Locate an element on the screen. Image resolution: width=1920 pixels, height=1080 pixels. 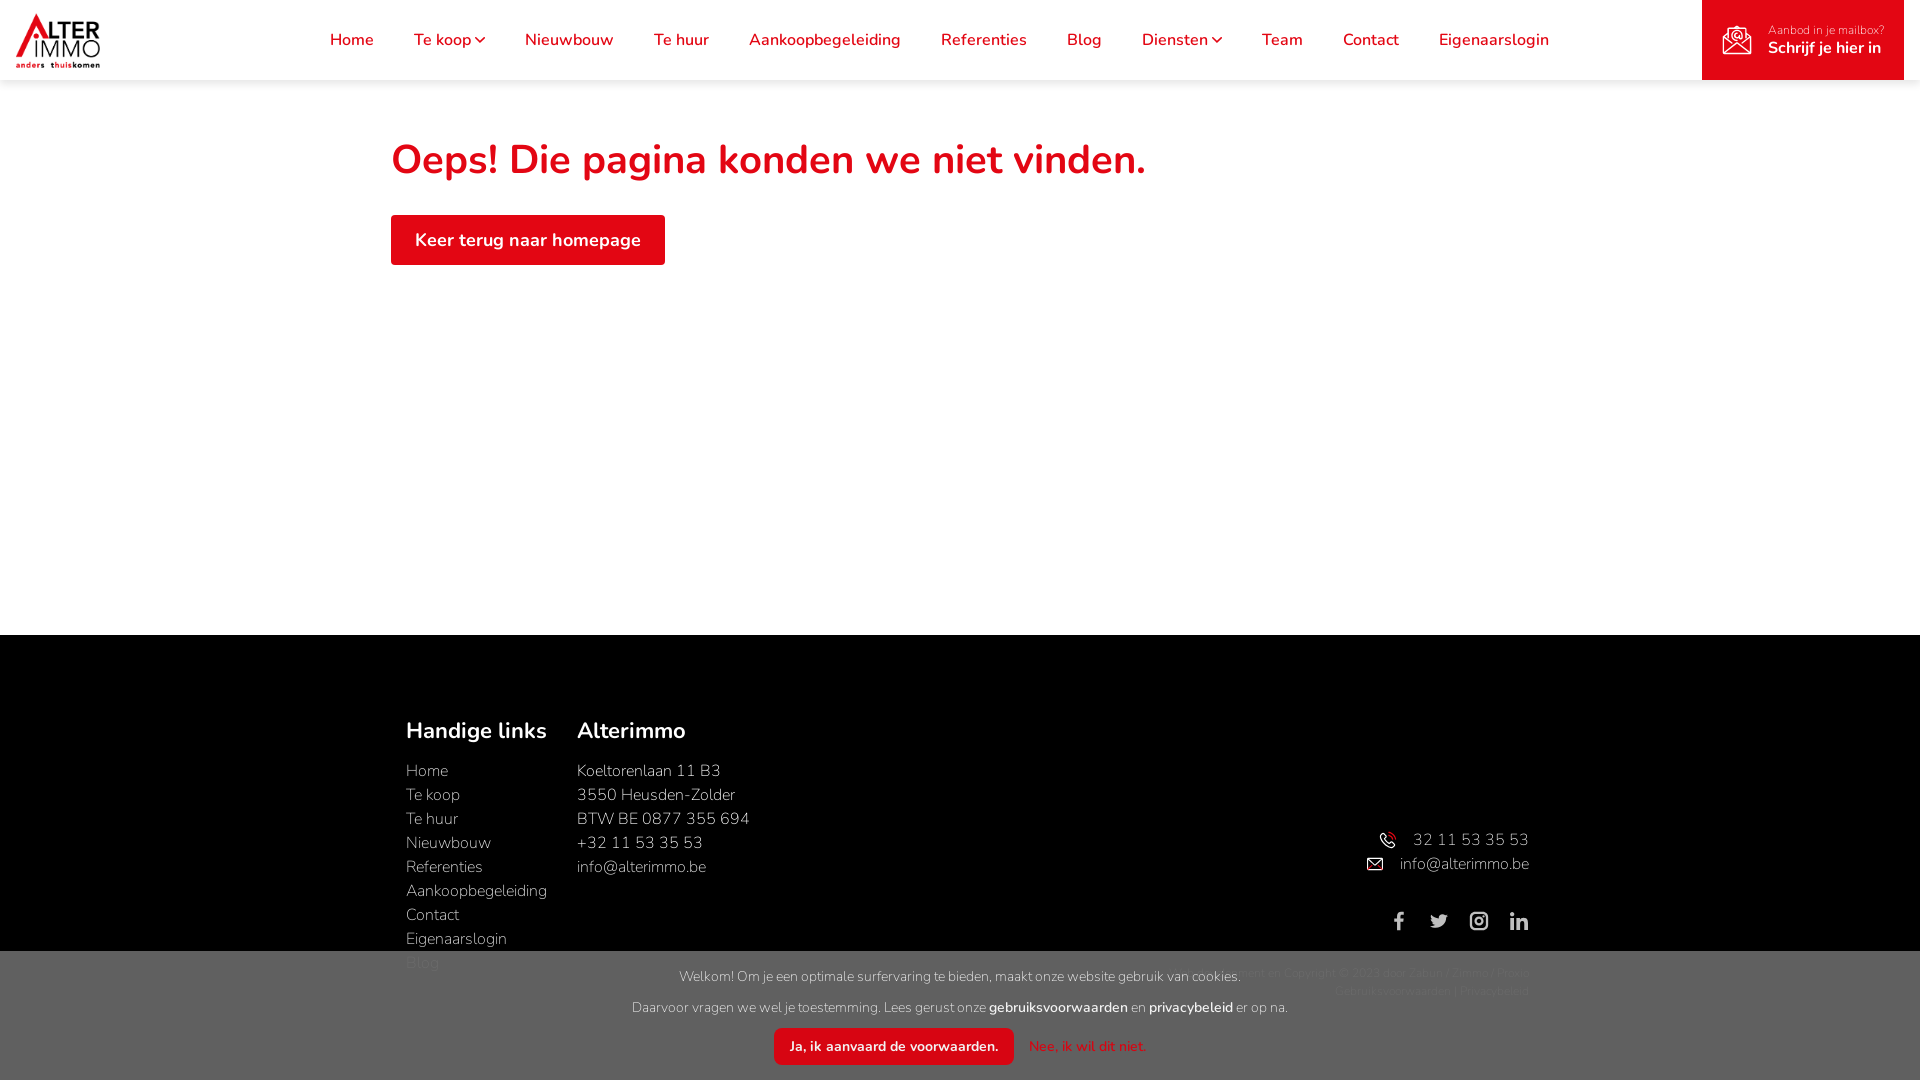
'info@alterimmo.be' is located at coordinates (641, 866).